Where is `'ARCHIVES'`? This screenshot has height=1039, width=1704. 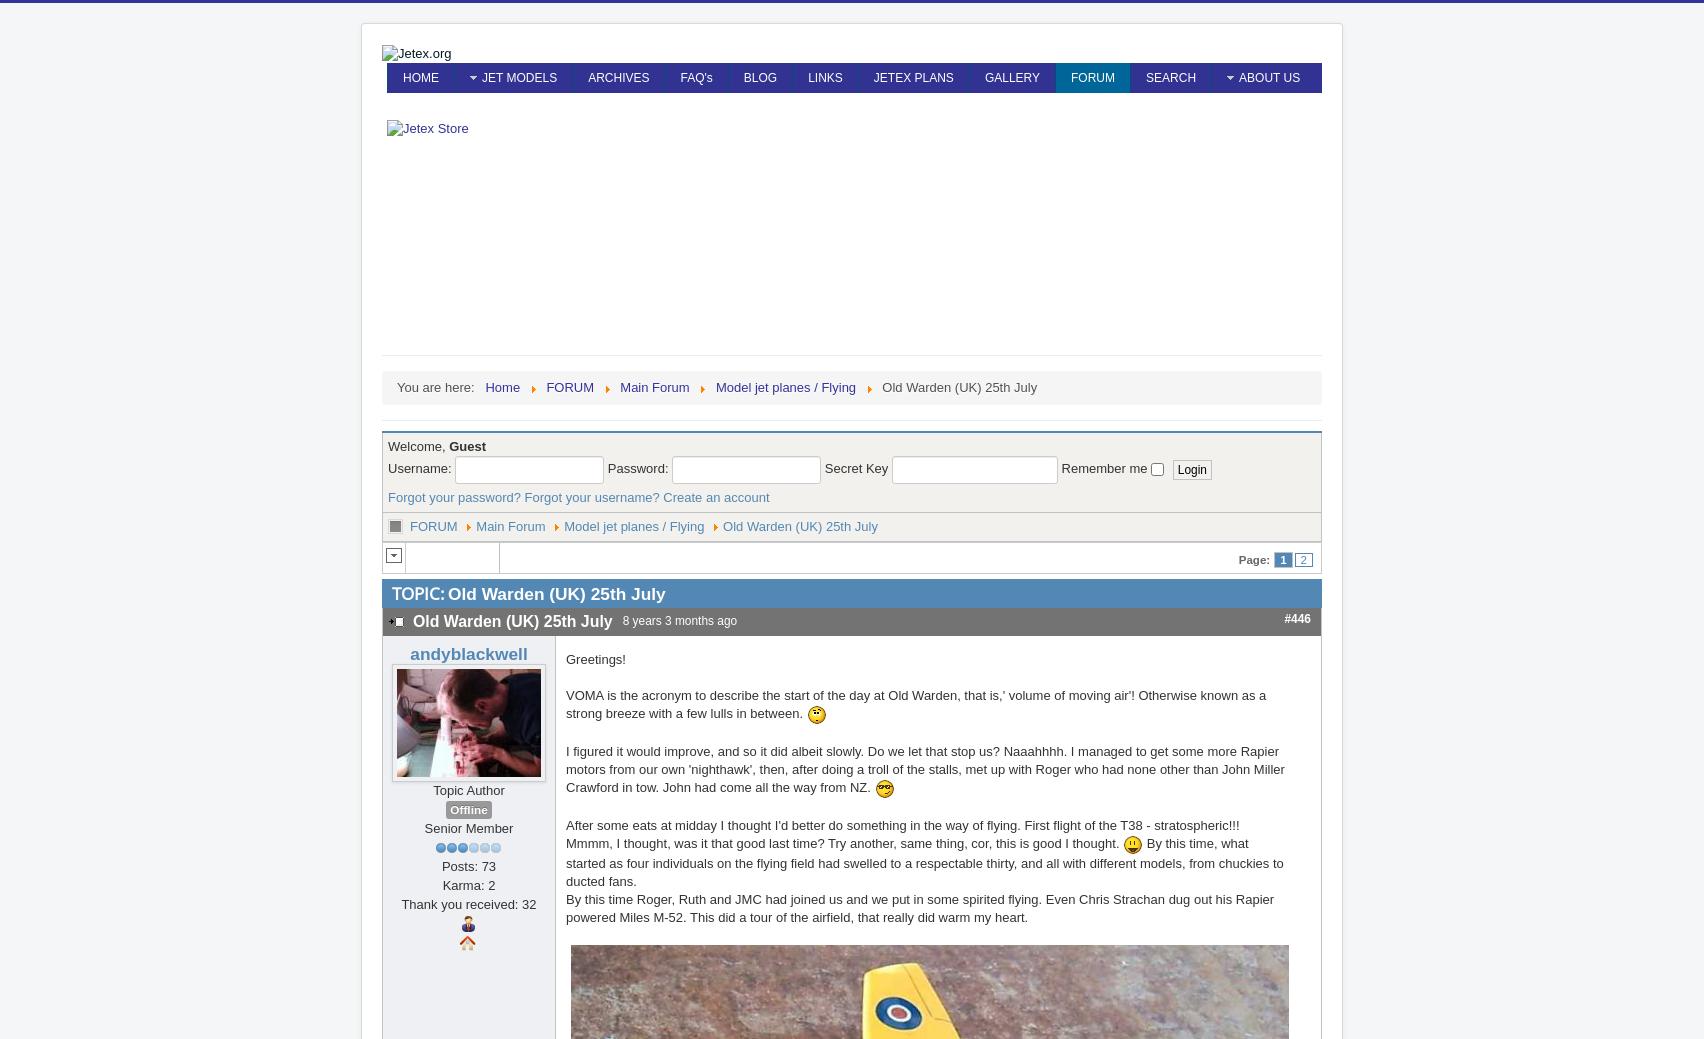
'ARCHIVES' is located at coordinates (588, 75).